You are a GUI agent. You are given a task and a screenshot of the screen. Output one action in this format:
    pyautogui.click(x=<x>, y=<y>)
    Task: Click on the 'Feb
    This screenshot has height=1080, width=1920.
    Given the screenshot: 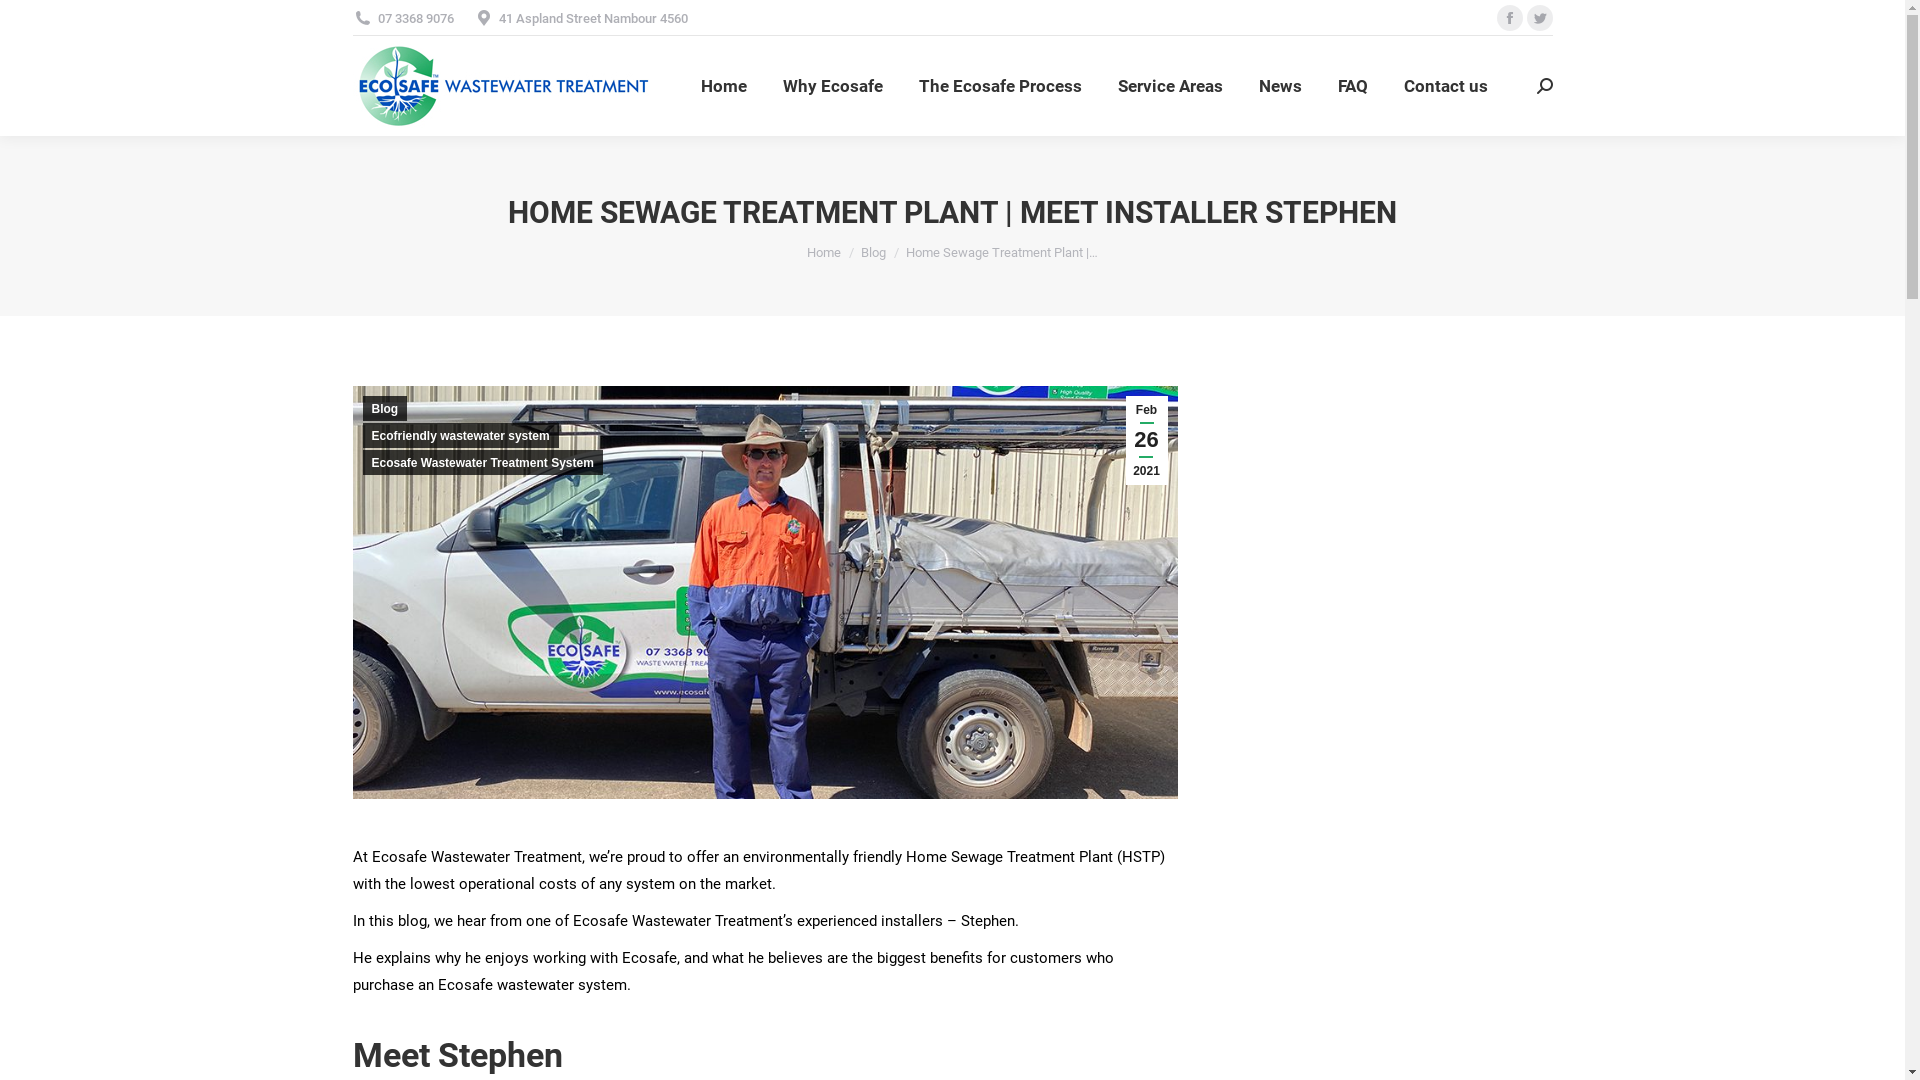 What is the action you would take?
    pyautogui.click(x=1126, y=439)
    